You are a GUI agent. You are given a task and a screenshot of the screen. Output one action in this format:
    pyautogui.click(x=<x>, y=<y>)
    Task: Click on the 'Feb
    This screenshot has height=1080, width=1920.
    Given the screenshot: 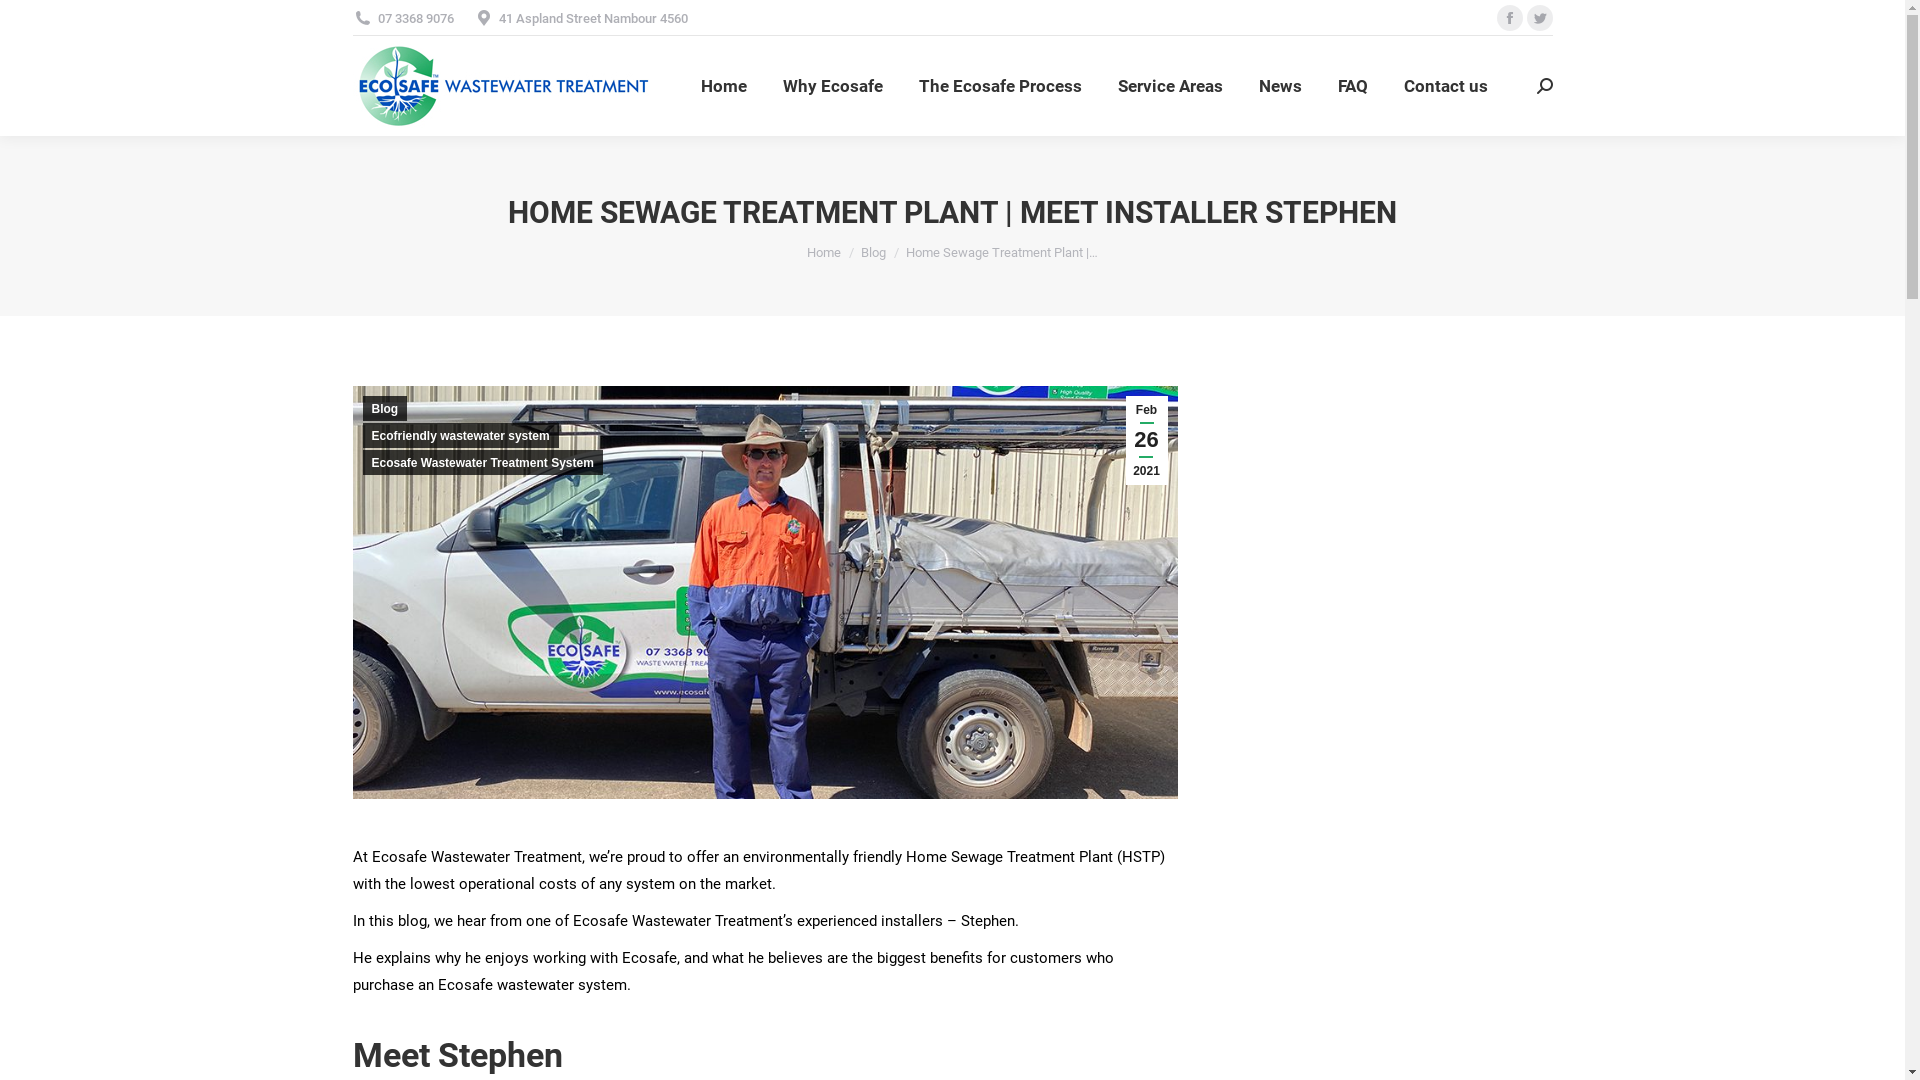 What is the action you would take?
    pyautogui.click(x=1126, y=439)
    